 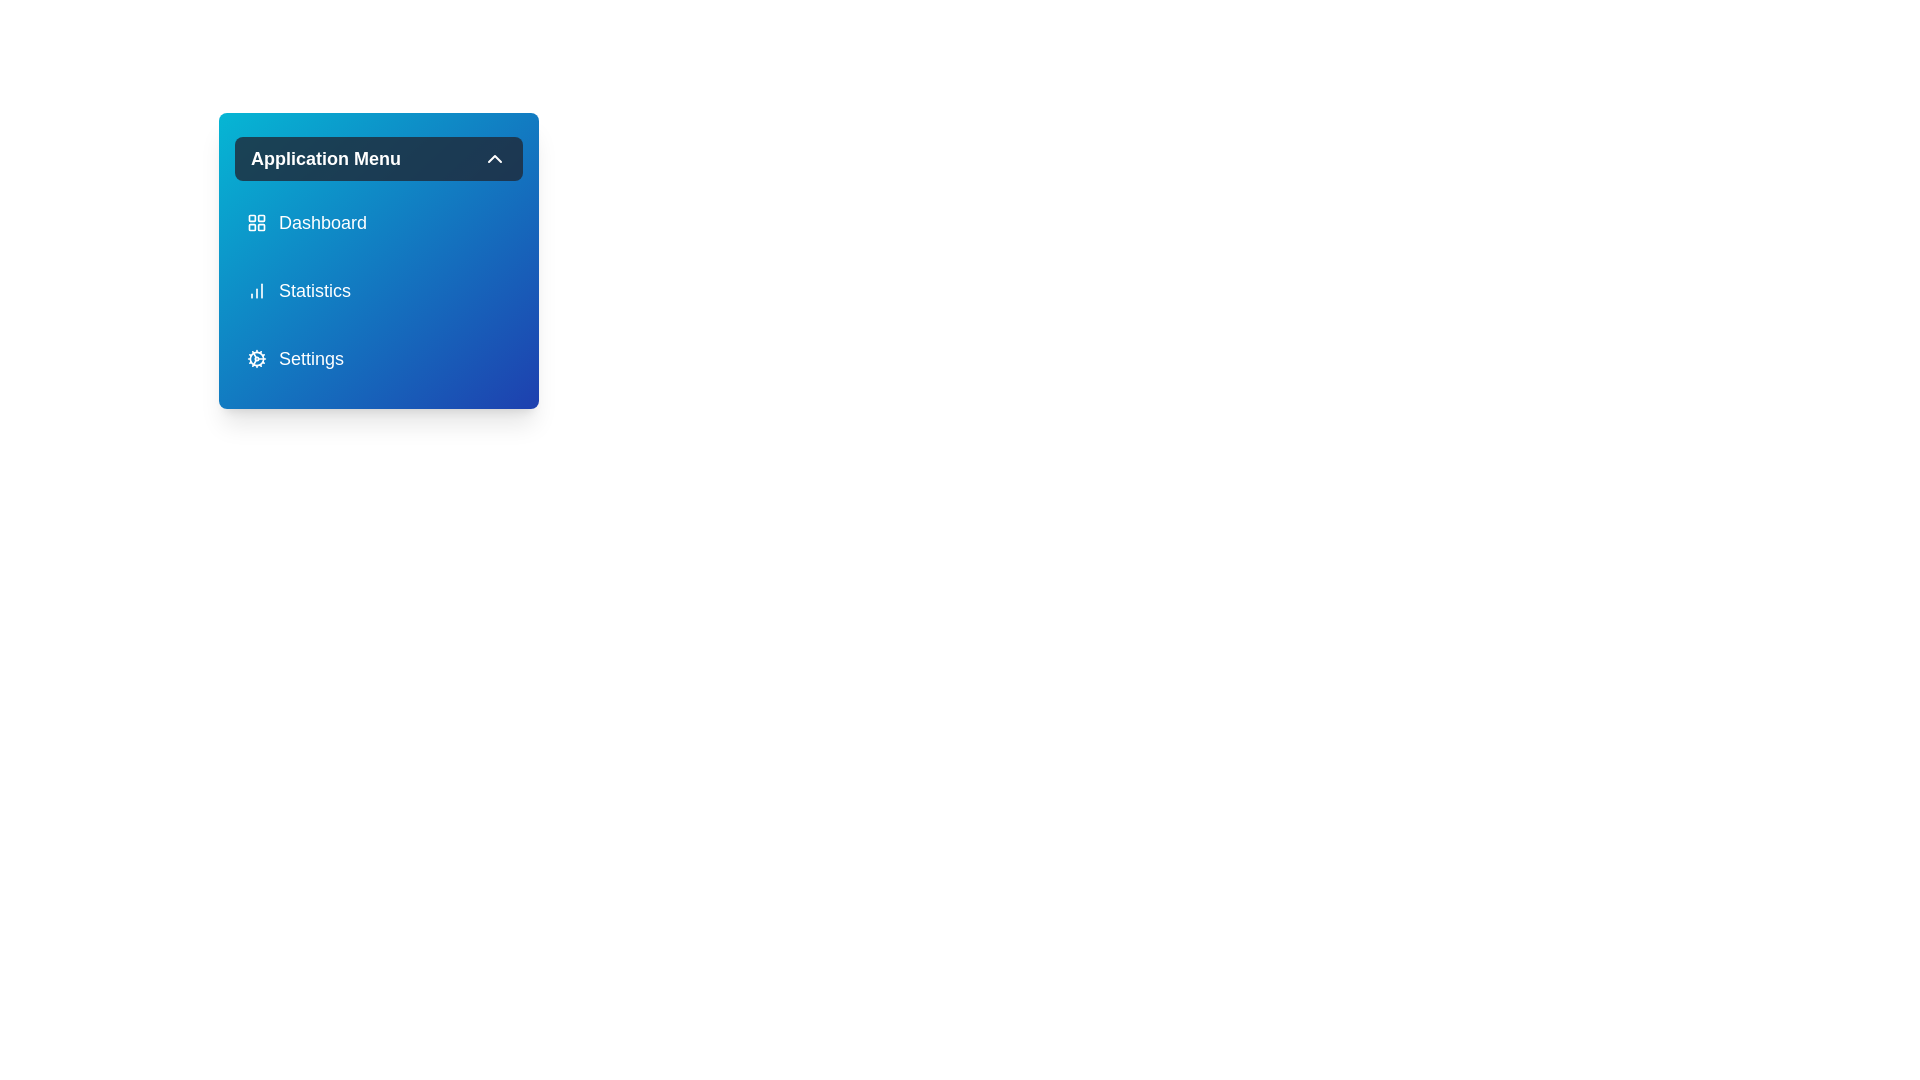 What do you see at coordinates (379, 357) in the screenshot?
I see `the menu item Settings to highlight it` at bounding box center [379, 357].